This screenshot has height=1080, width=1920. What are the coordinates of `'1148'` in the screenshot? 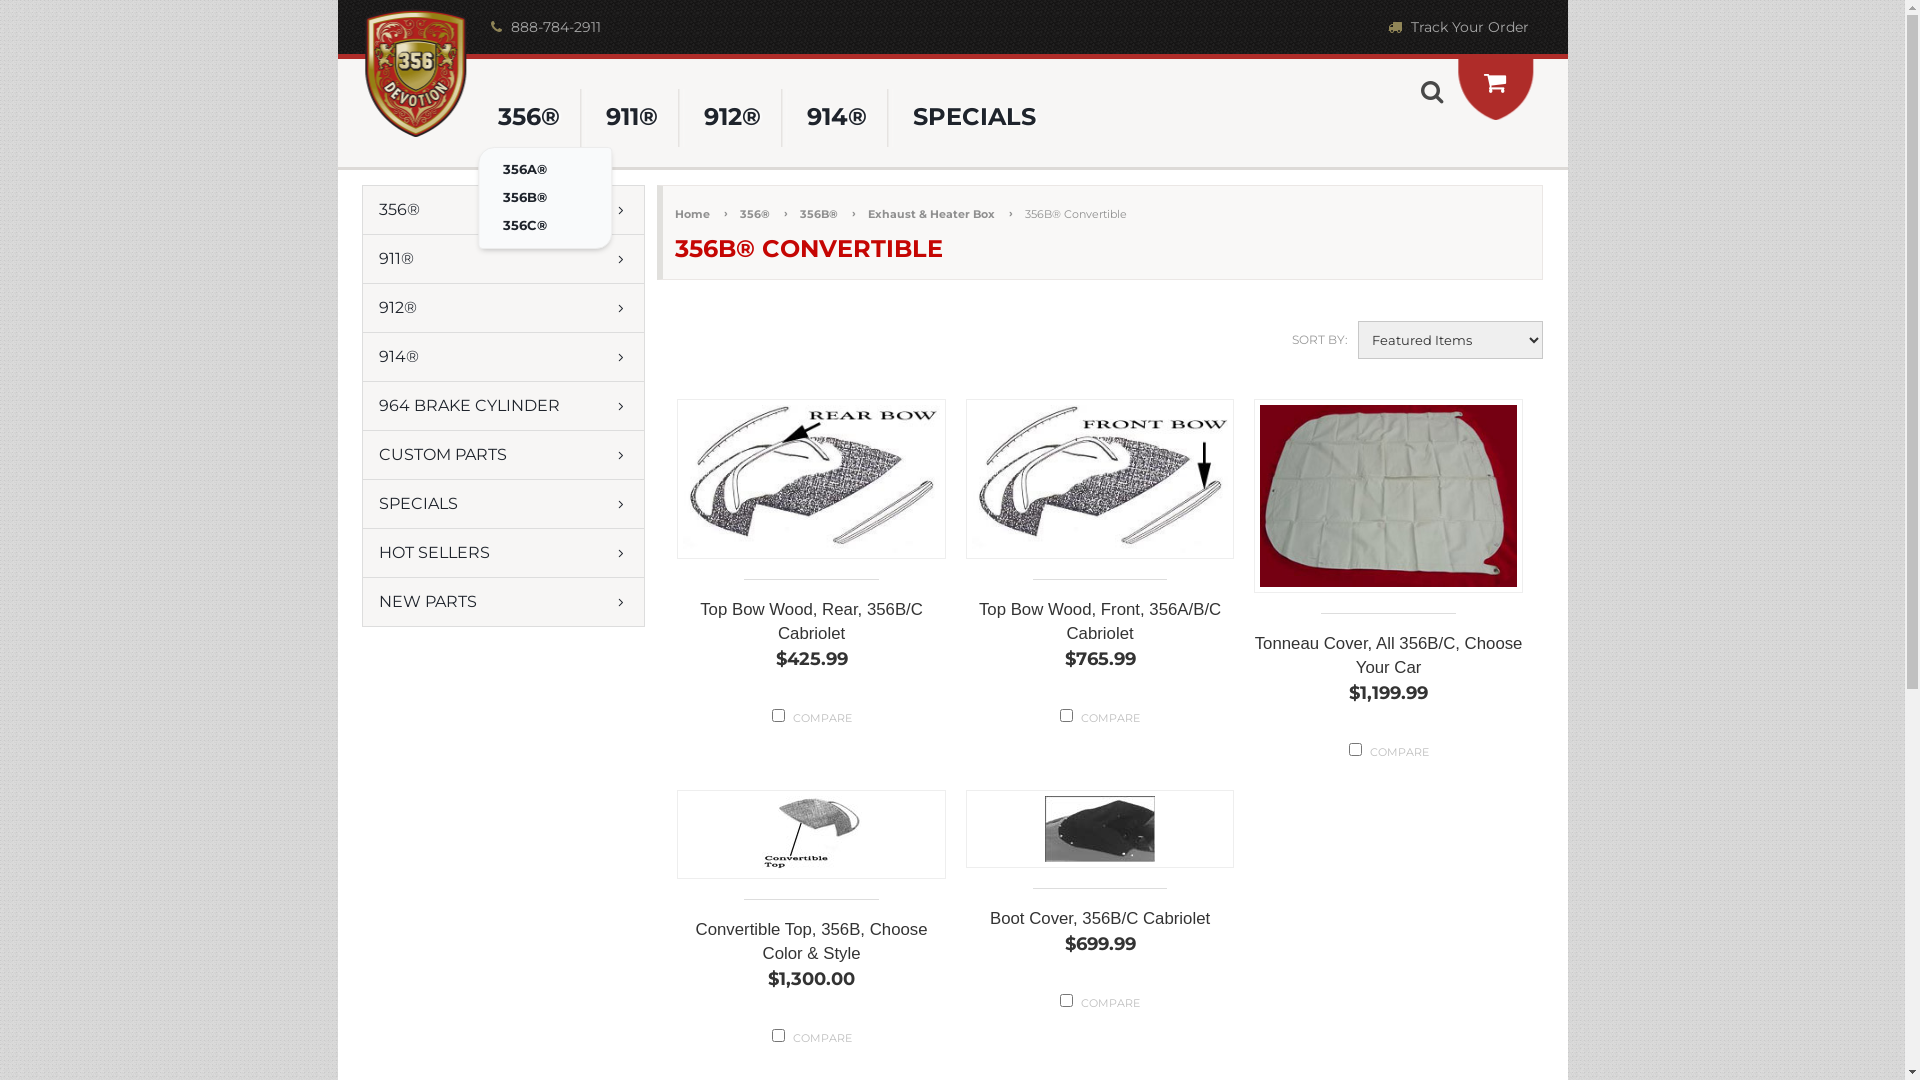 It's located at (1065, 1000).